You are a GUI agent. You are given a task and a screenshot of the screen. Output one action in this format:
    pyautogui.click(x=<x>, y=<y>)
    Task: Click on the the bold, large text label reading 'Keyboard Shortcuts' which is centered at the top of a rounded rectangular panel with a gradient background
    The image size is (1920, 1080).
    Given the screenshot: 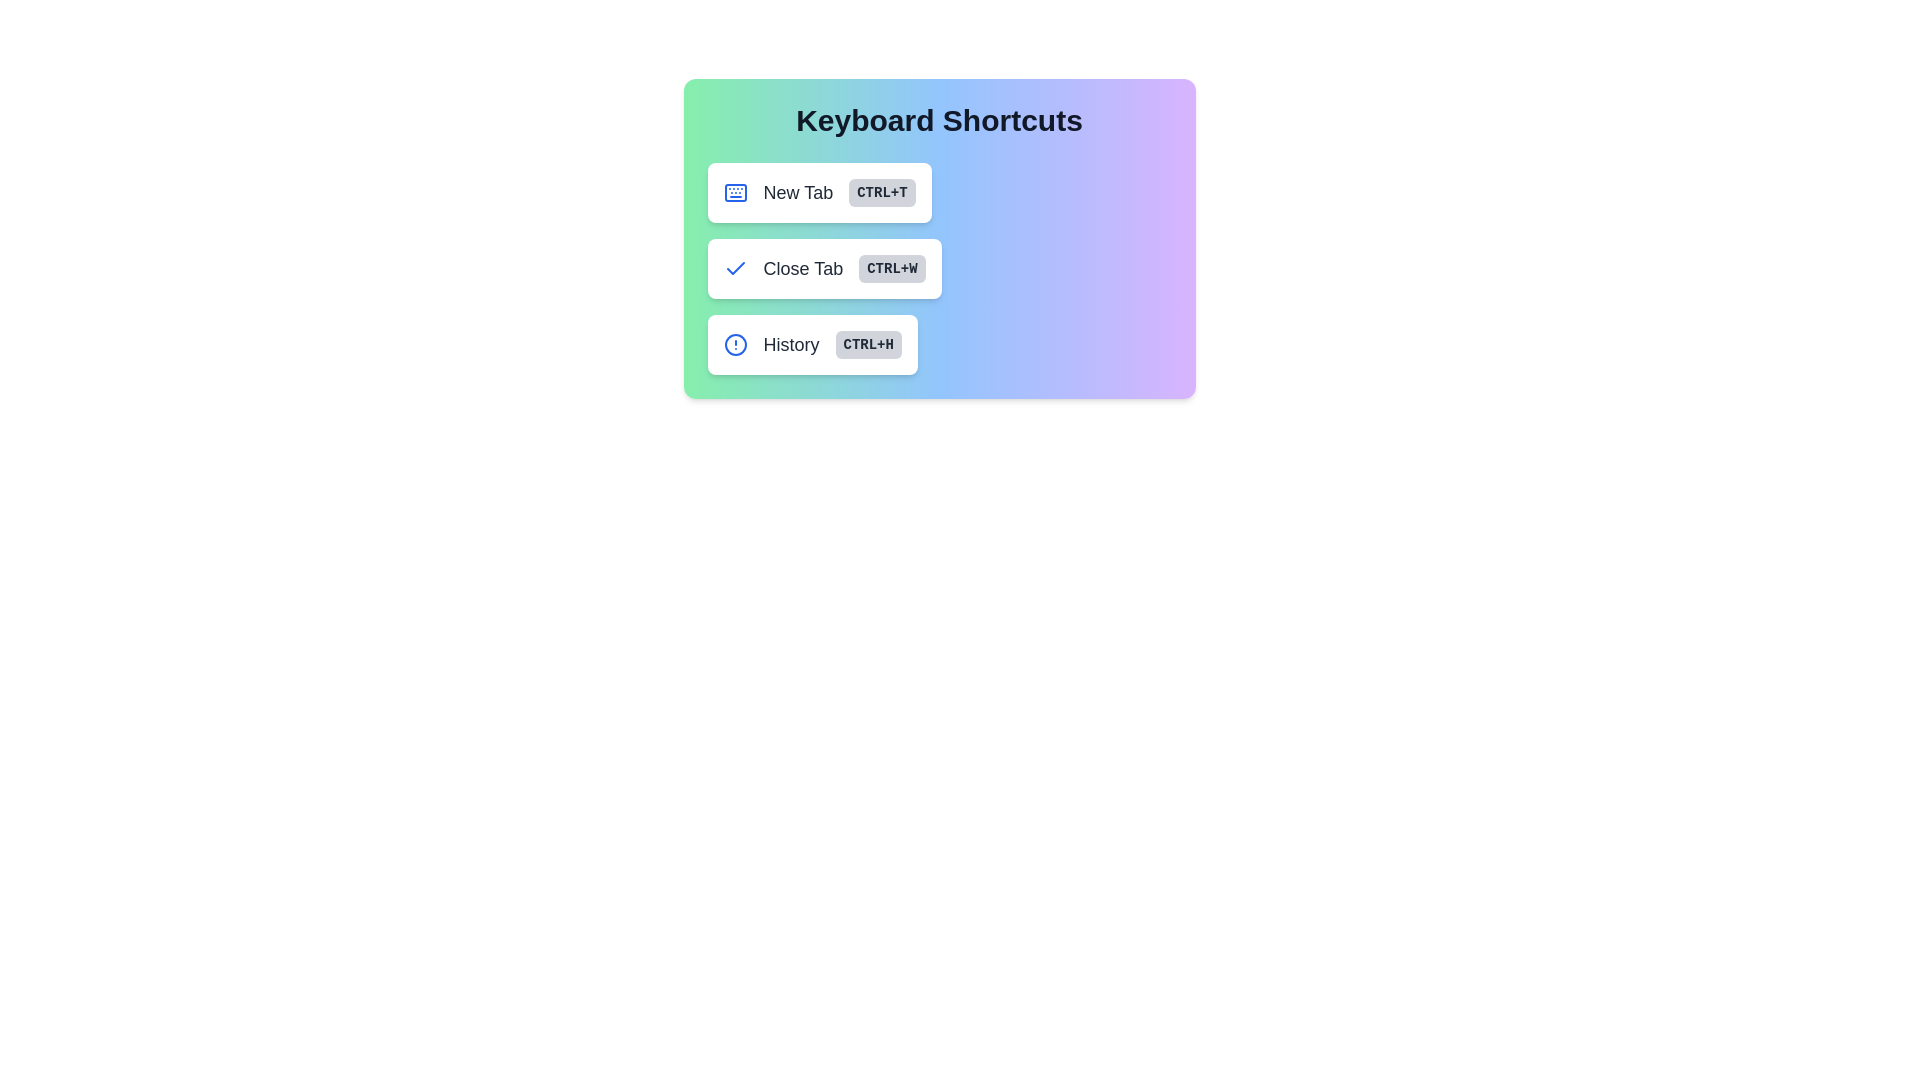 What is the action you would take?
    pyautogui.click(x=938, y=120)
    